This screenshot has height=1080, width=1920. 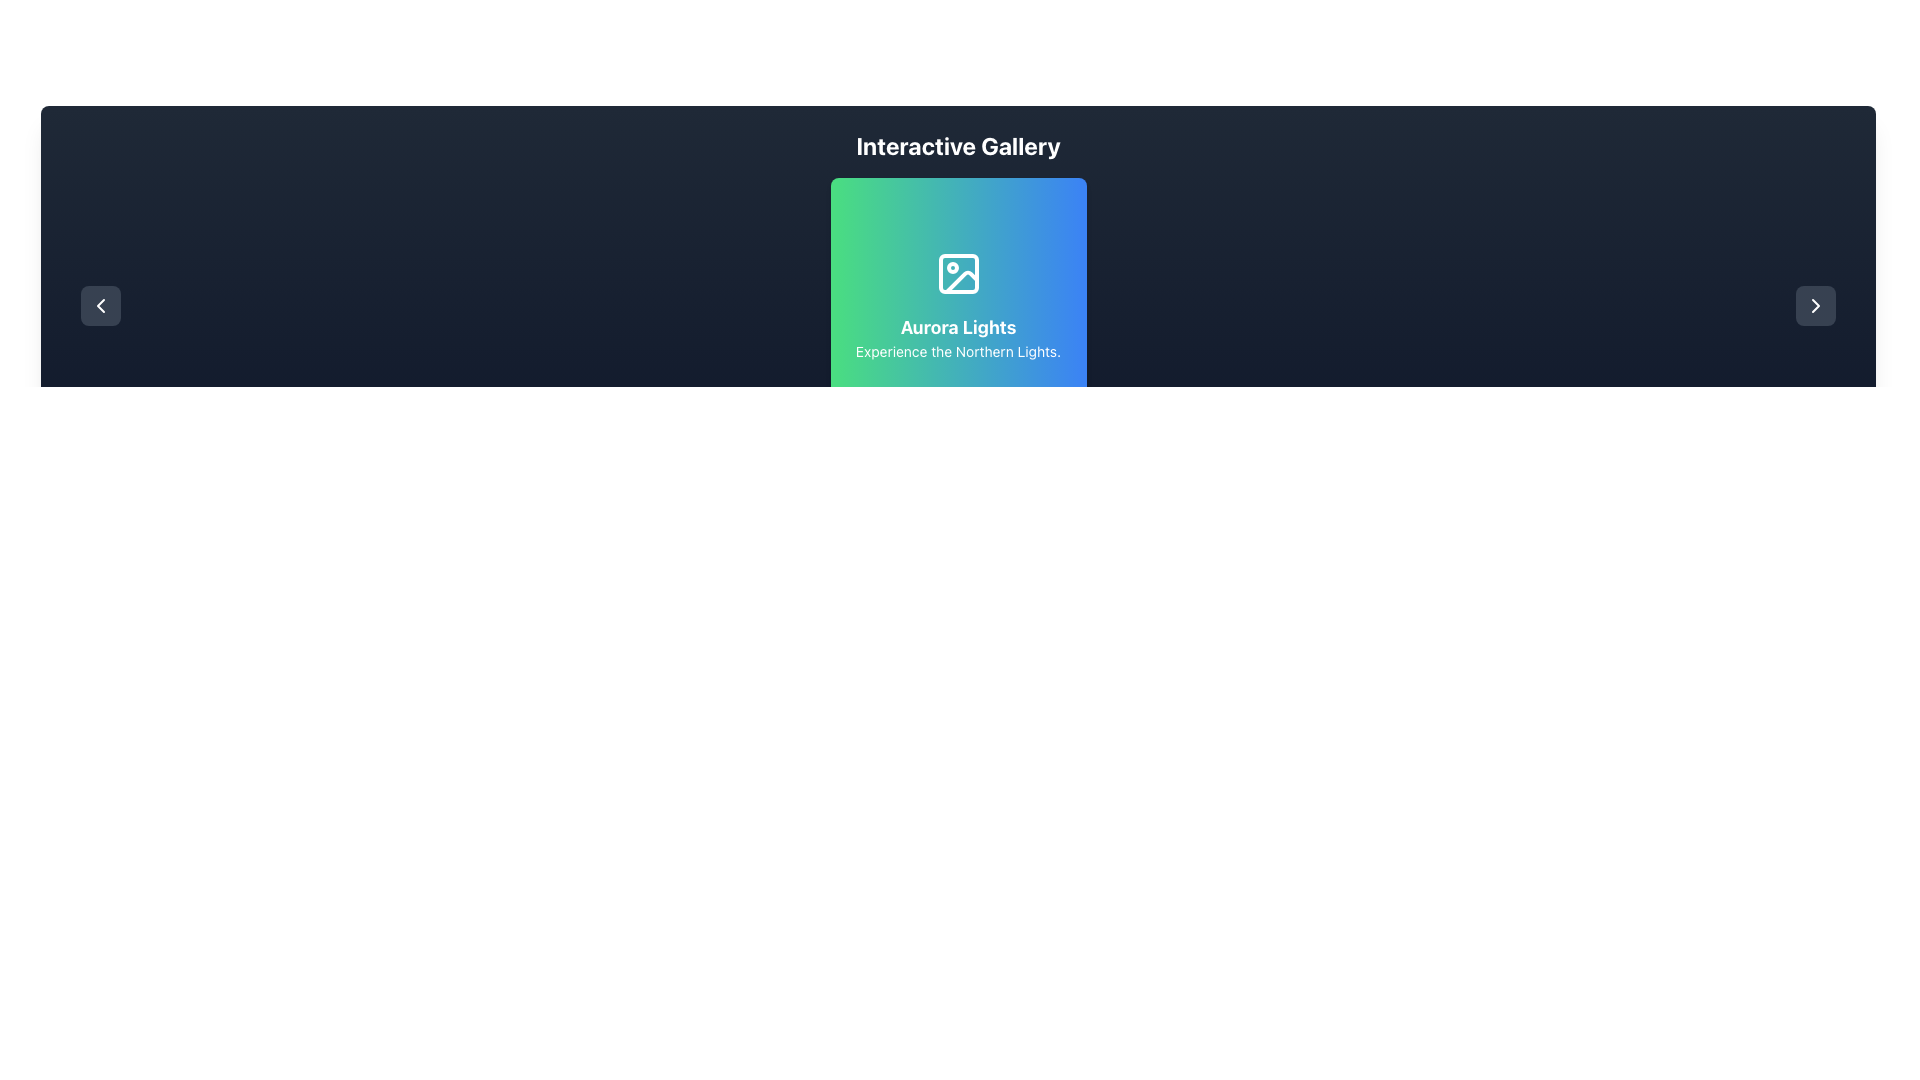 I want to click on the decorative rectangle icon with rounded corners located at the top-left corner of the SVG image icon, so click(x=957, y=273).